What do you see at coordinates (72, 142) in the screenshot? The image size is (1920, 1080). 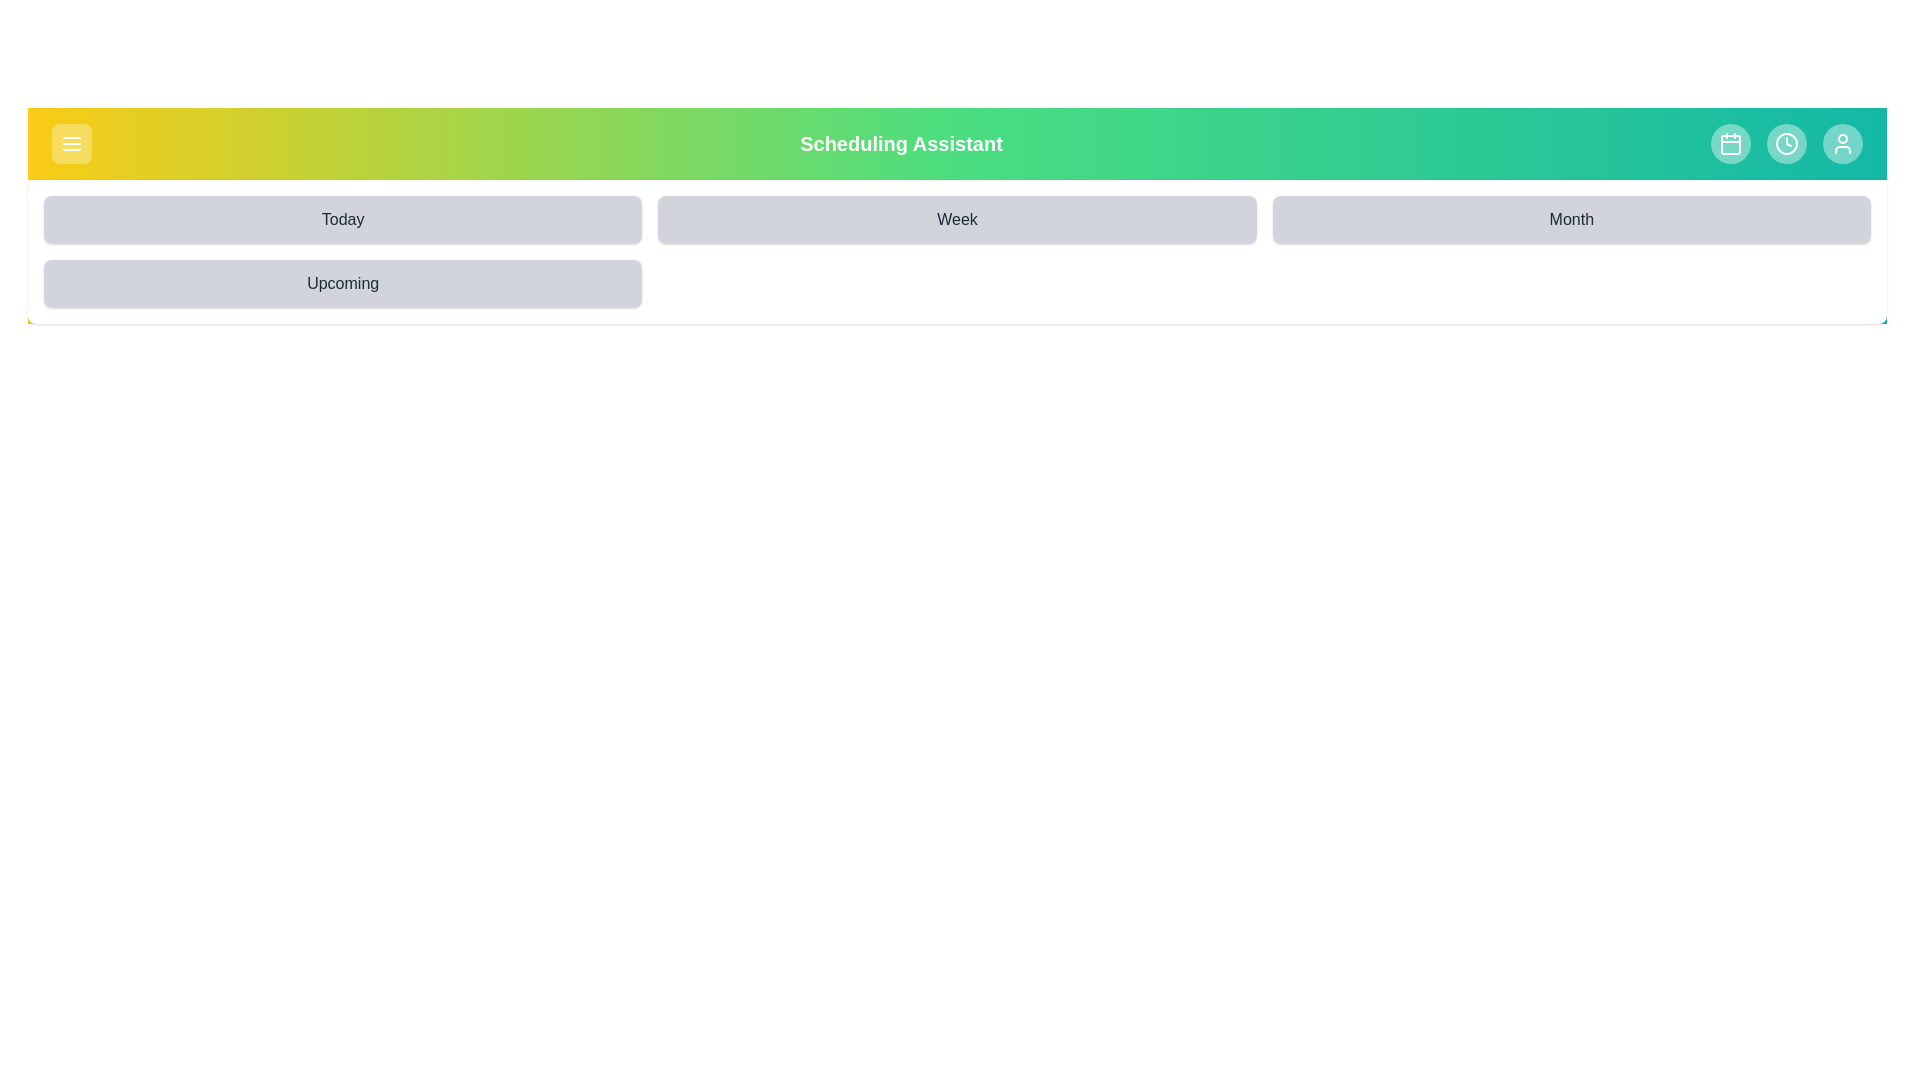 I see `the menu toggle button to toggle the visibility of the menu` at bounding box center [72, 142].